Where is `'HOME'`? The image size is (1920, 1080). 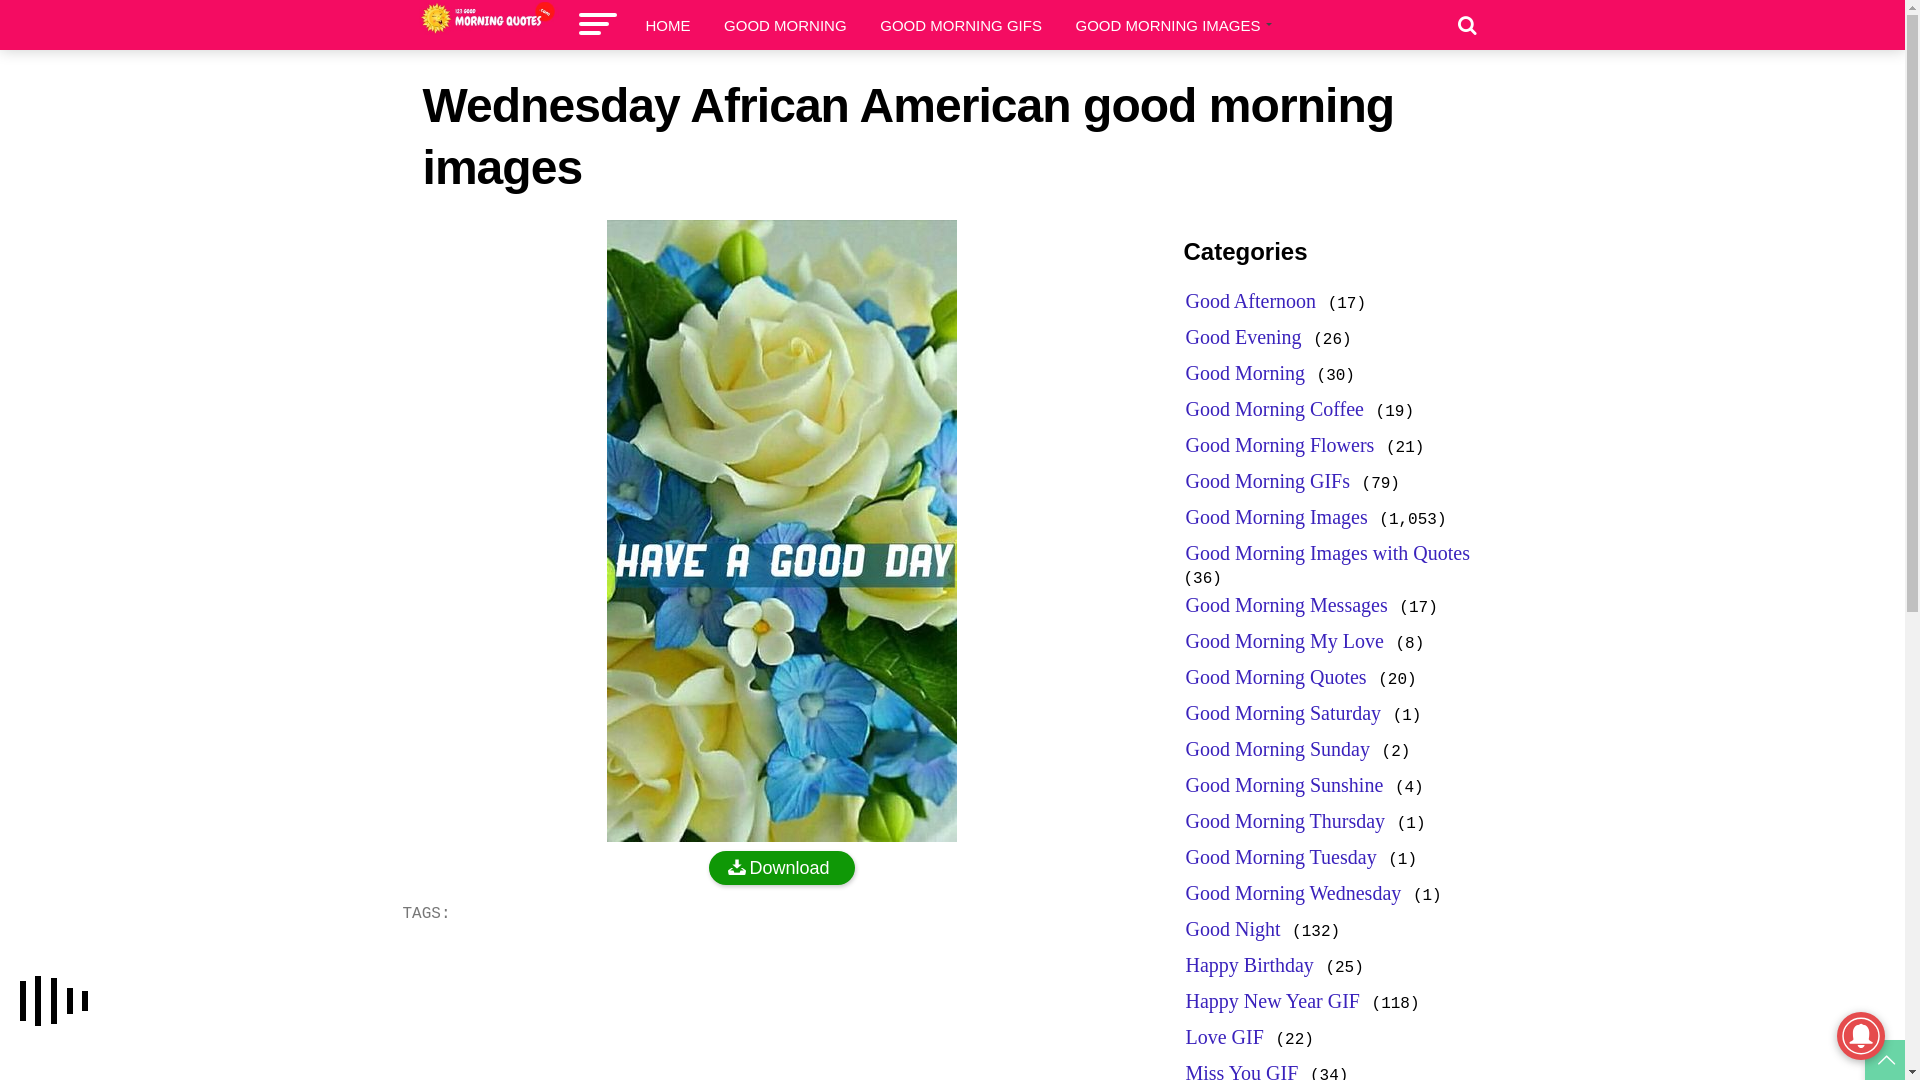
'HOME' is located at coordinates (668, 25).